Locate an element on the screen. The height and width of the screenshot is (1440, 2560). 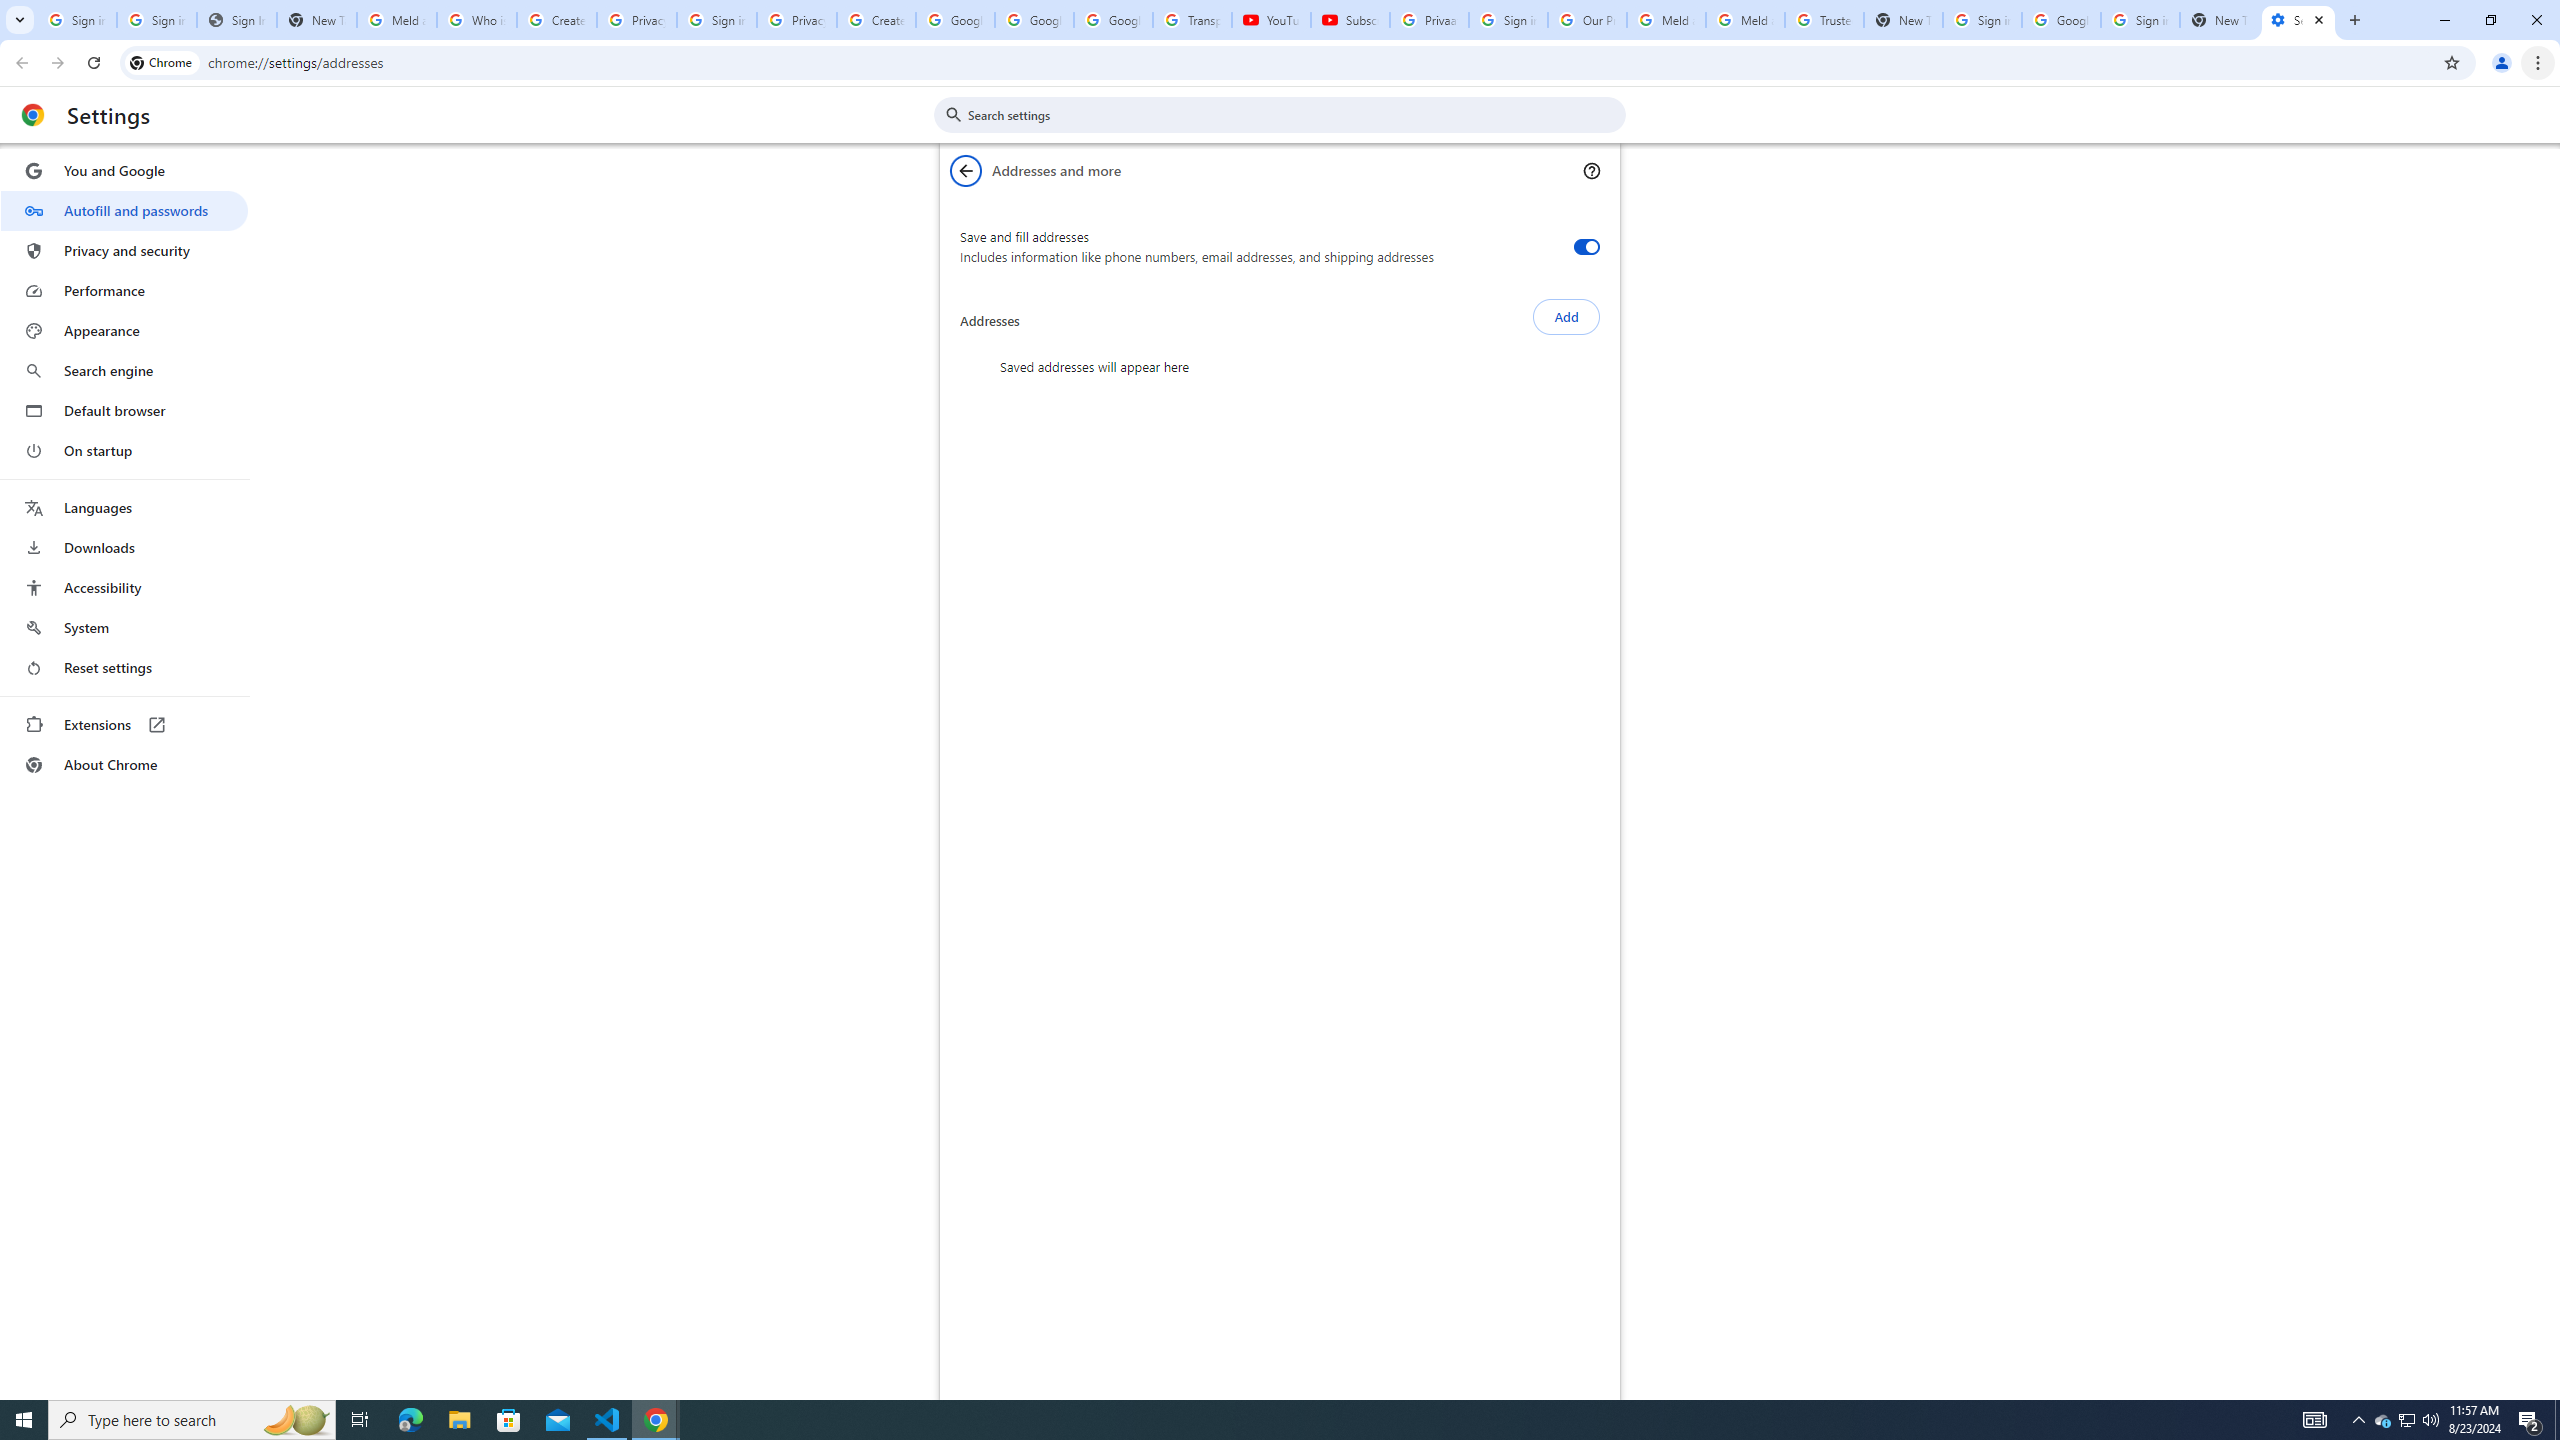
'Search engine' is located at coordinates (123, 371).